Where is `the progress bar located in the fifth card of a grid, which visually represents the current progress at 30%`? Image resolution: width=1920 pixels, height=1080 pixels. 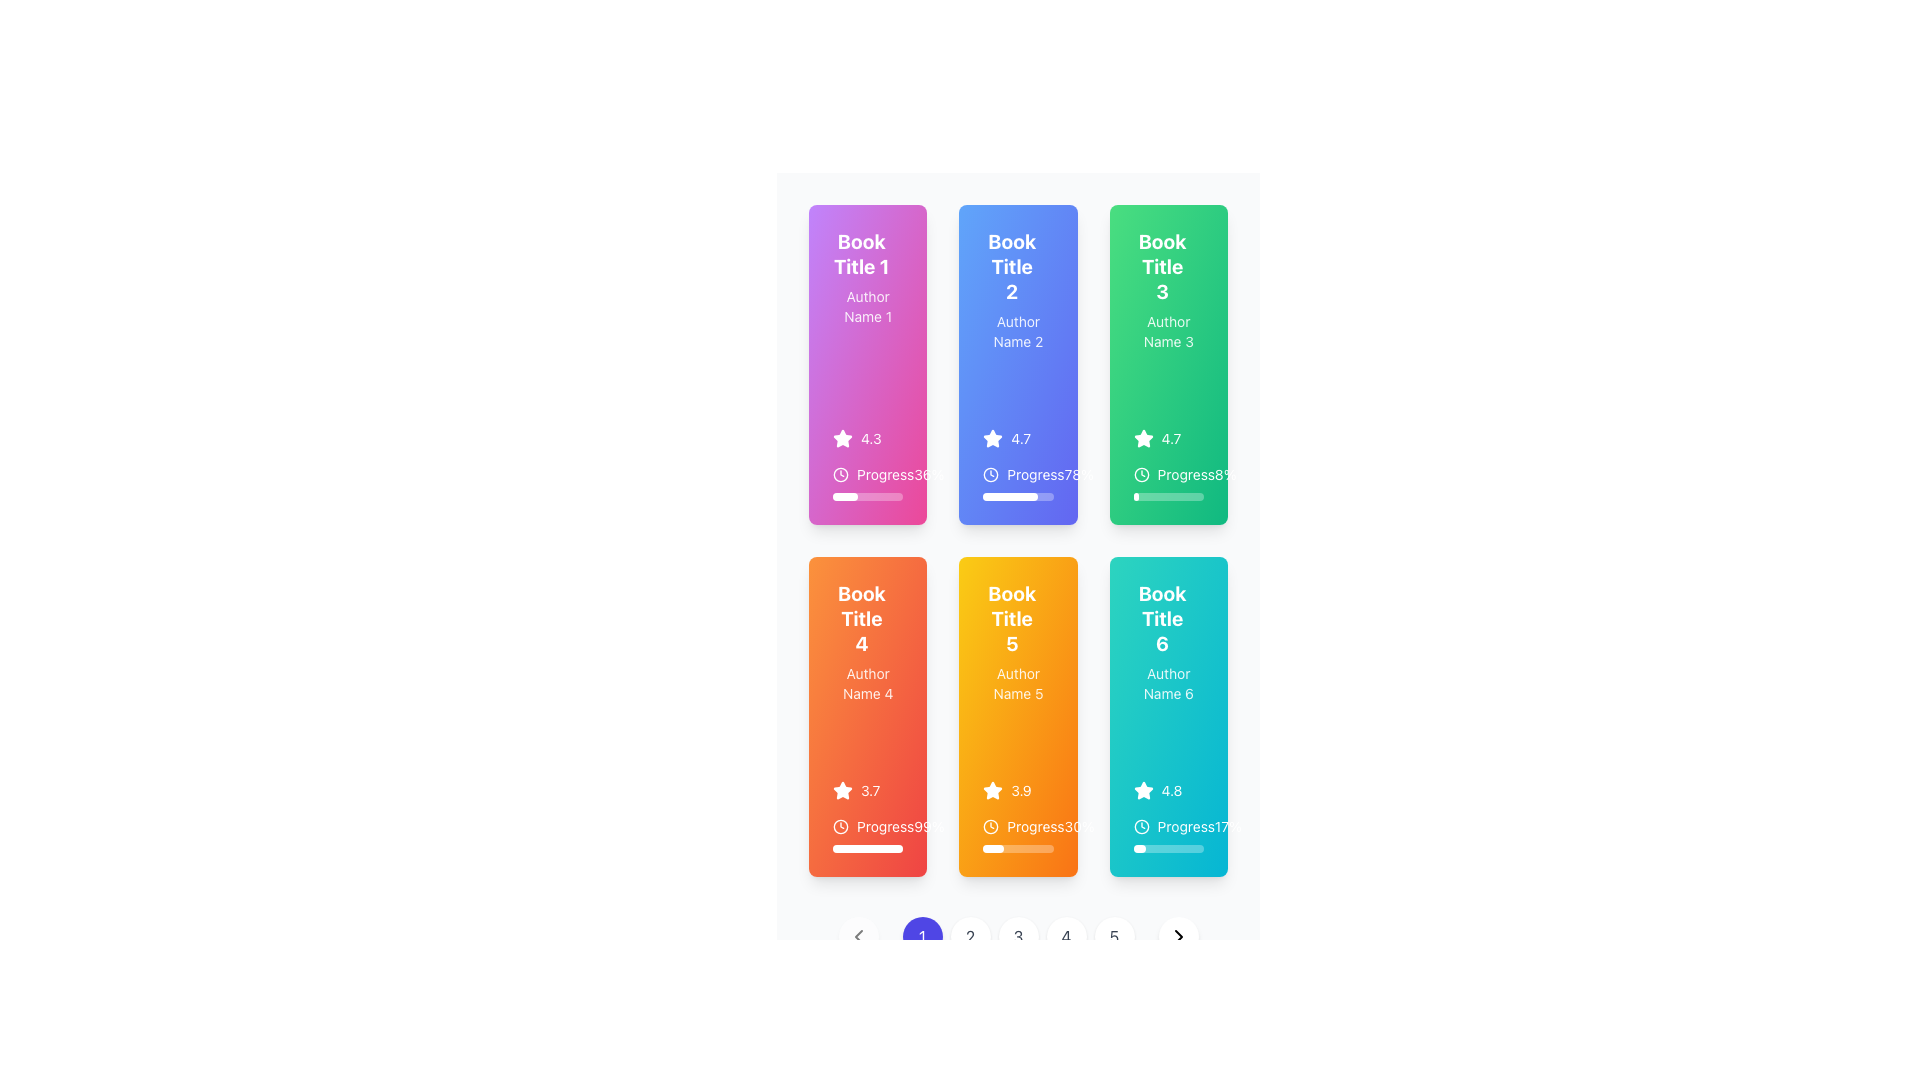
the progress bar located in the fifth card of a grid, which visually represents the current progress at 30% is located at coordinates (1018, 848).